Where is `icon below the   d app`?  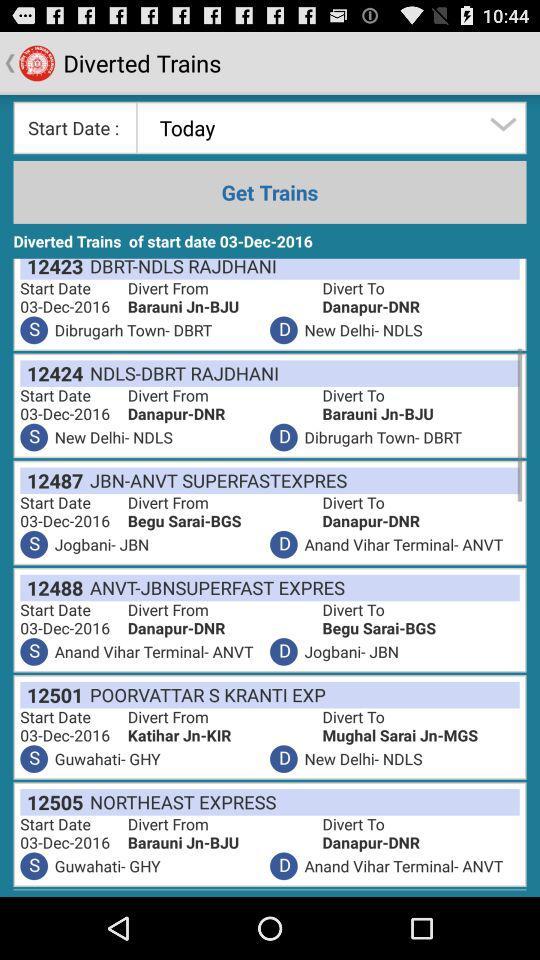 icon below the   d app is located at coordinates (213, 587).